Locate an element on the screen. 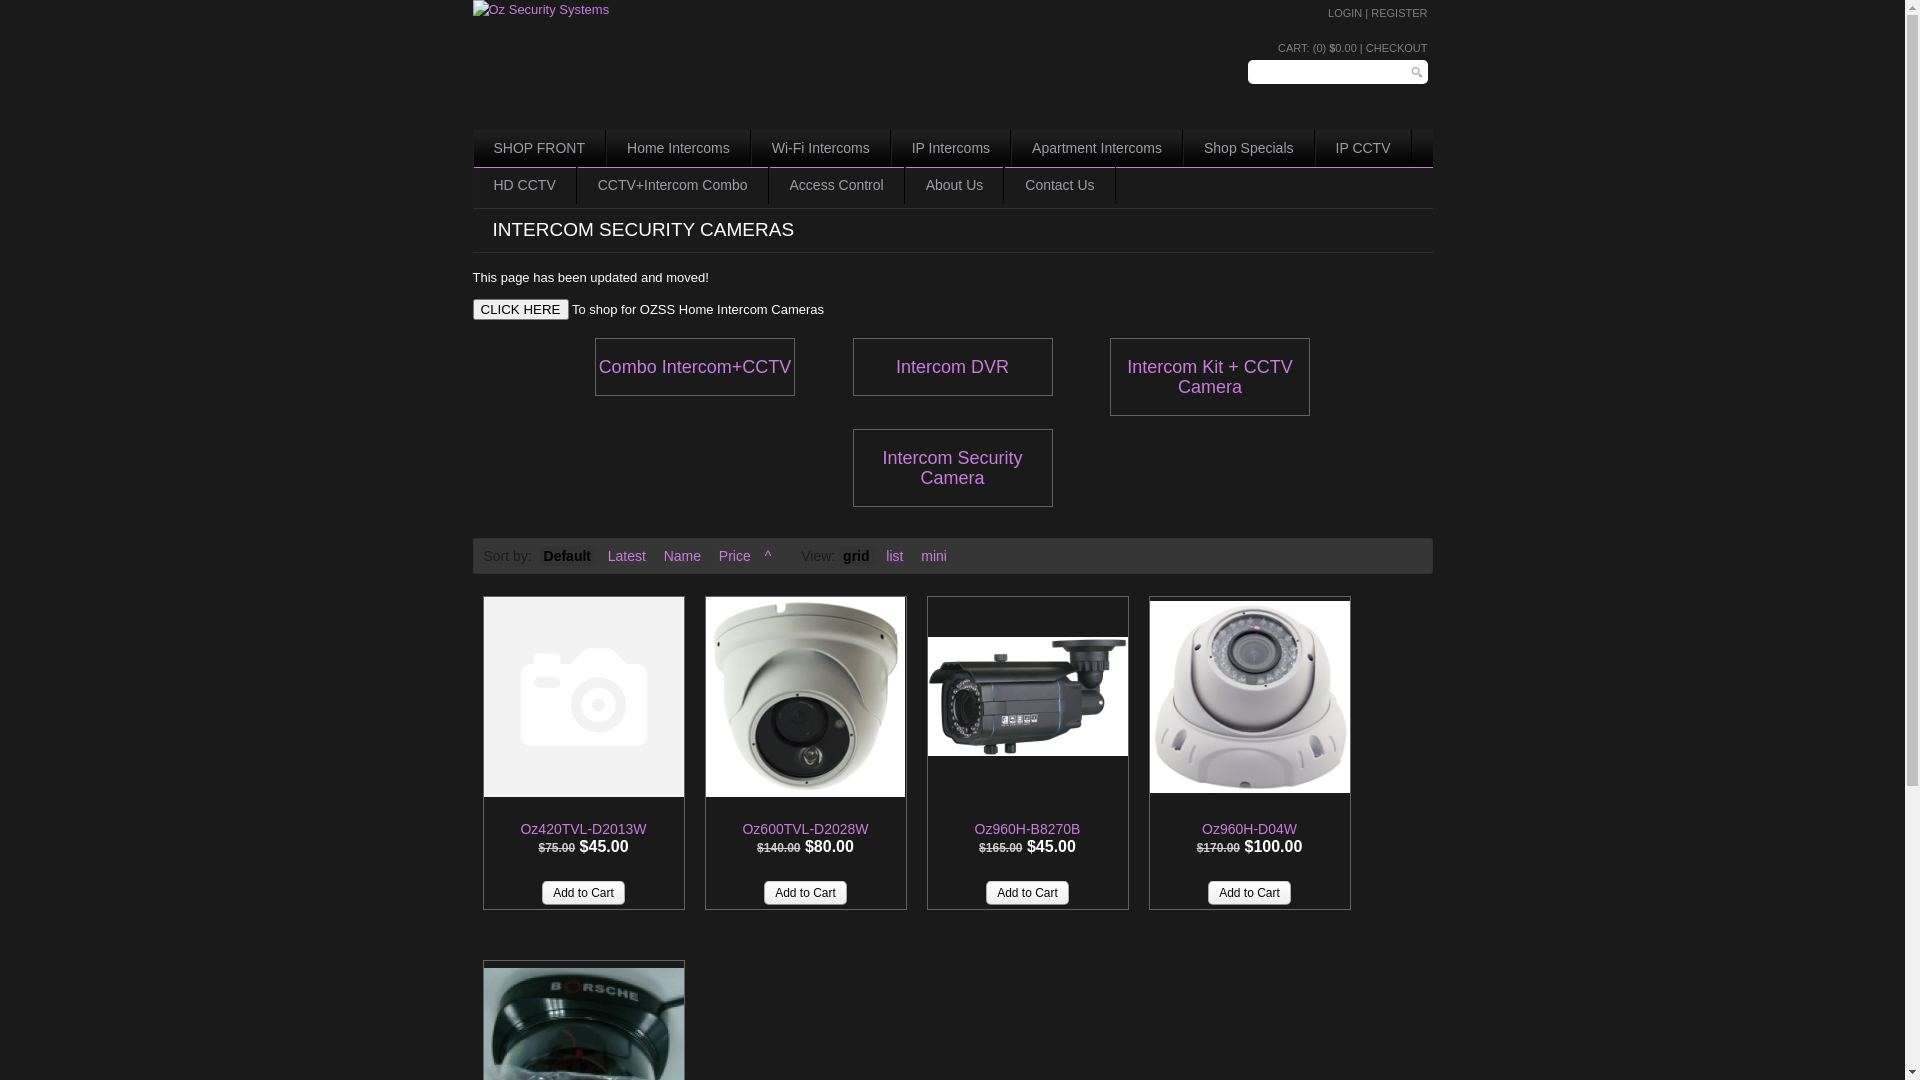 The width and height of the screenshot is (1920, 1080). 'Access Control' is located at coordinates (836, 185).